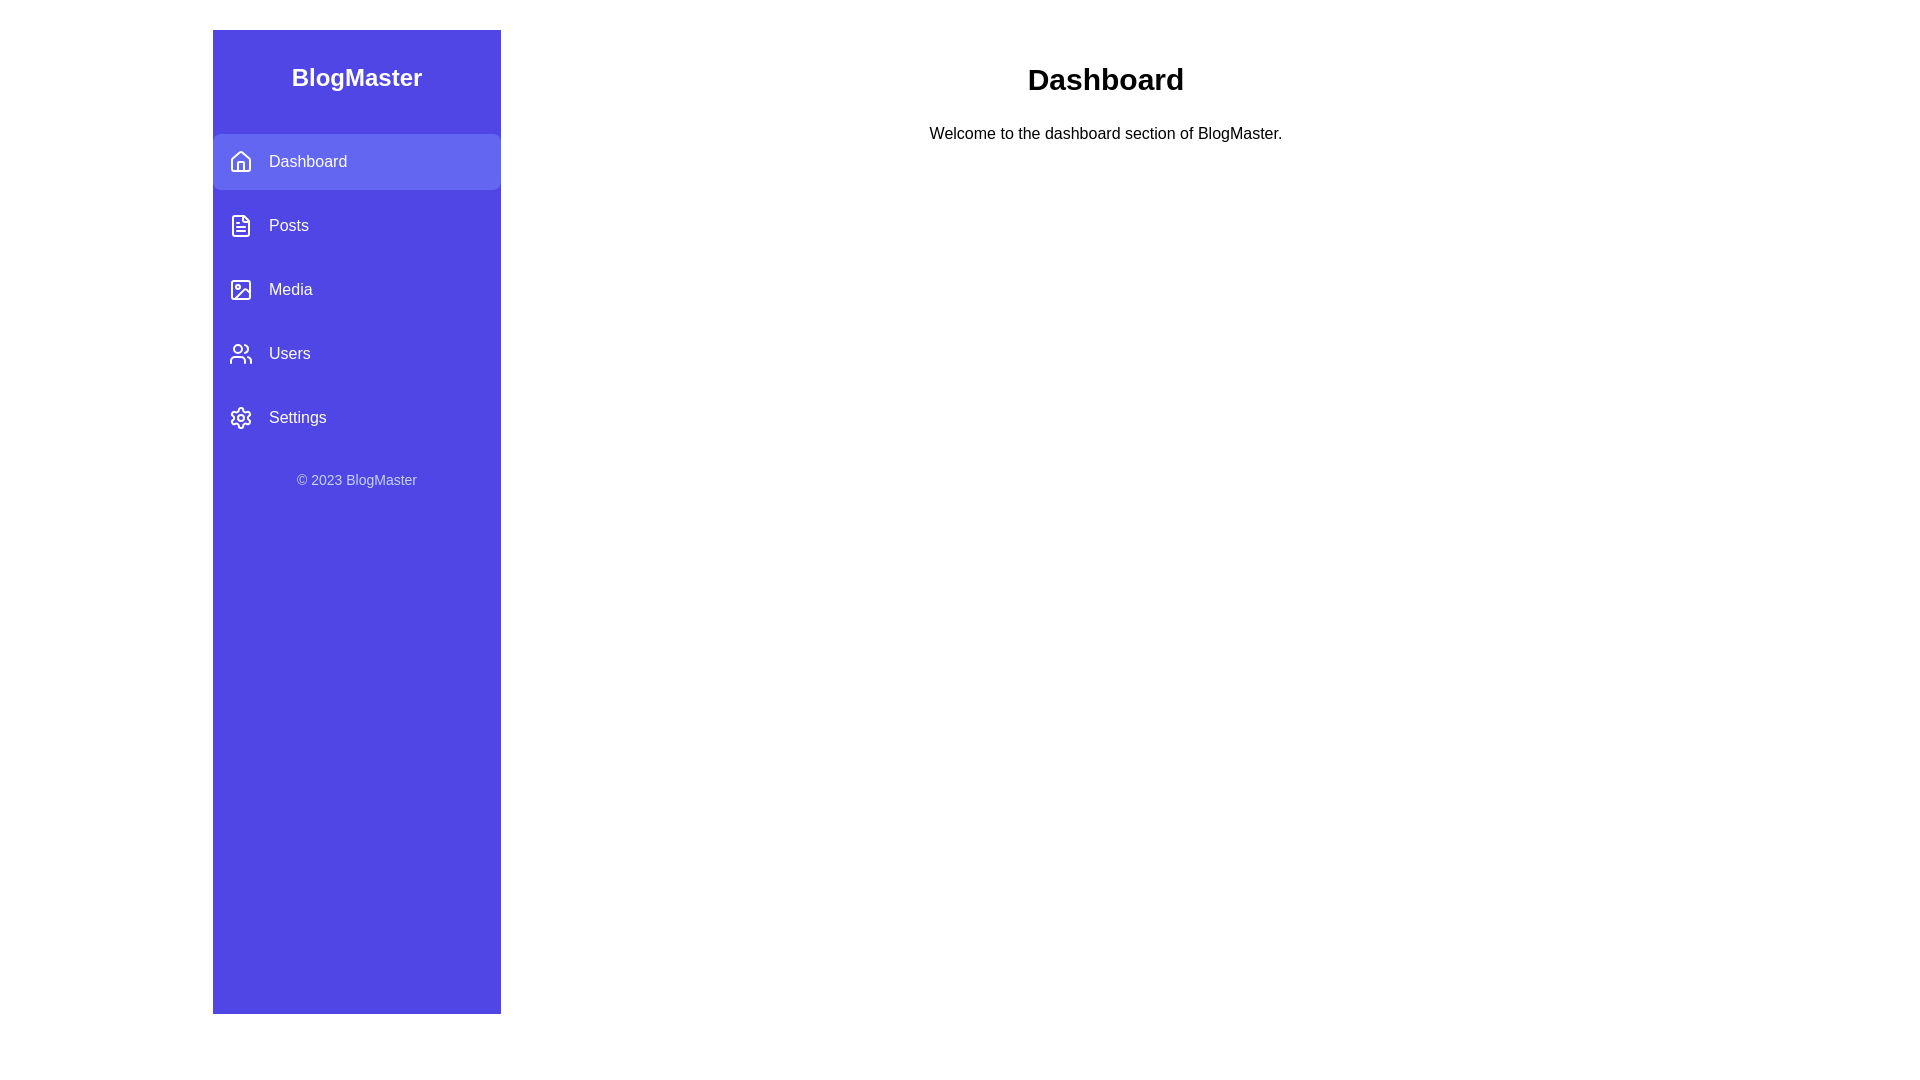 This screenshot has width=1920, height=1080. I want to click on the 'Users' navigation link located in the vertical menu on the left side of the interface, which is the fourth item in the menu, so click(356, 353).